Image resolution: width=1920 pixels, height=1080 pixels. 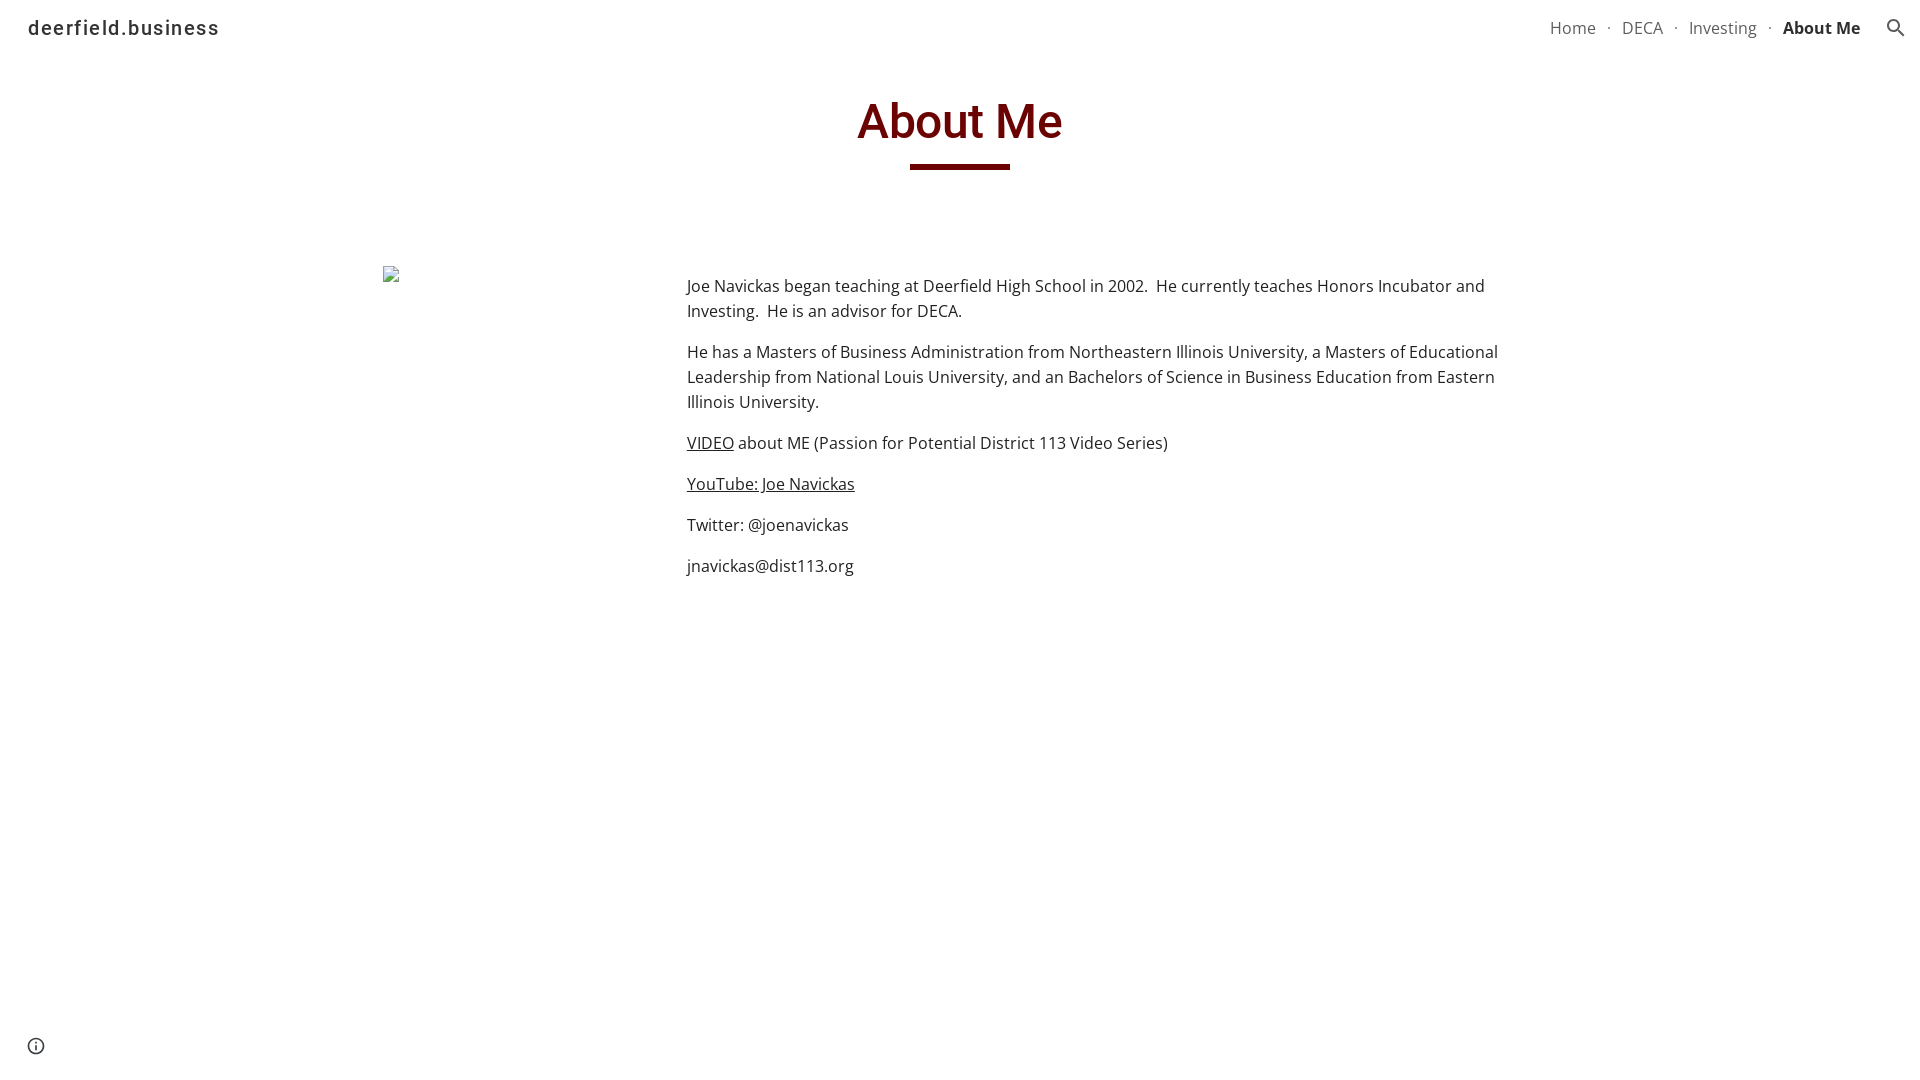 I want to click on 'Investing', so click(x=1722, y=27).